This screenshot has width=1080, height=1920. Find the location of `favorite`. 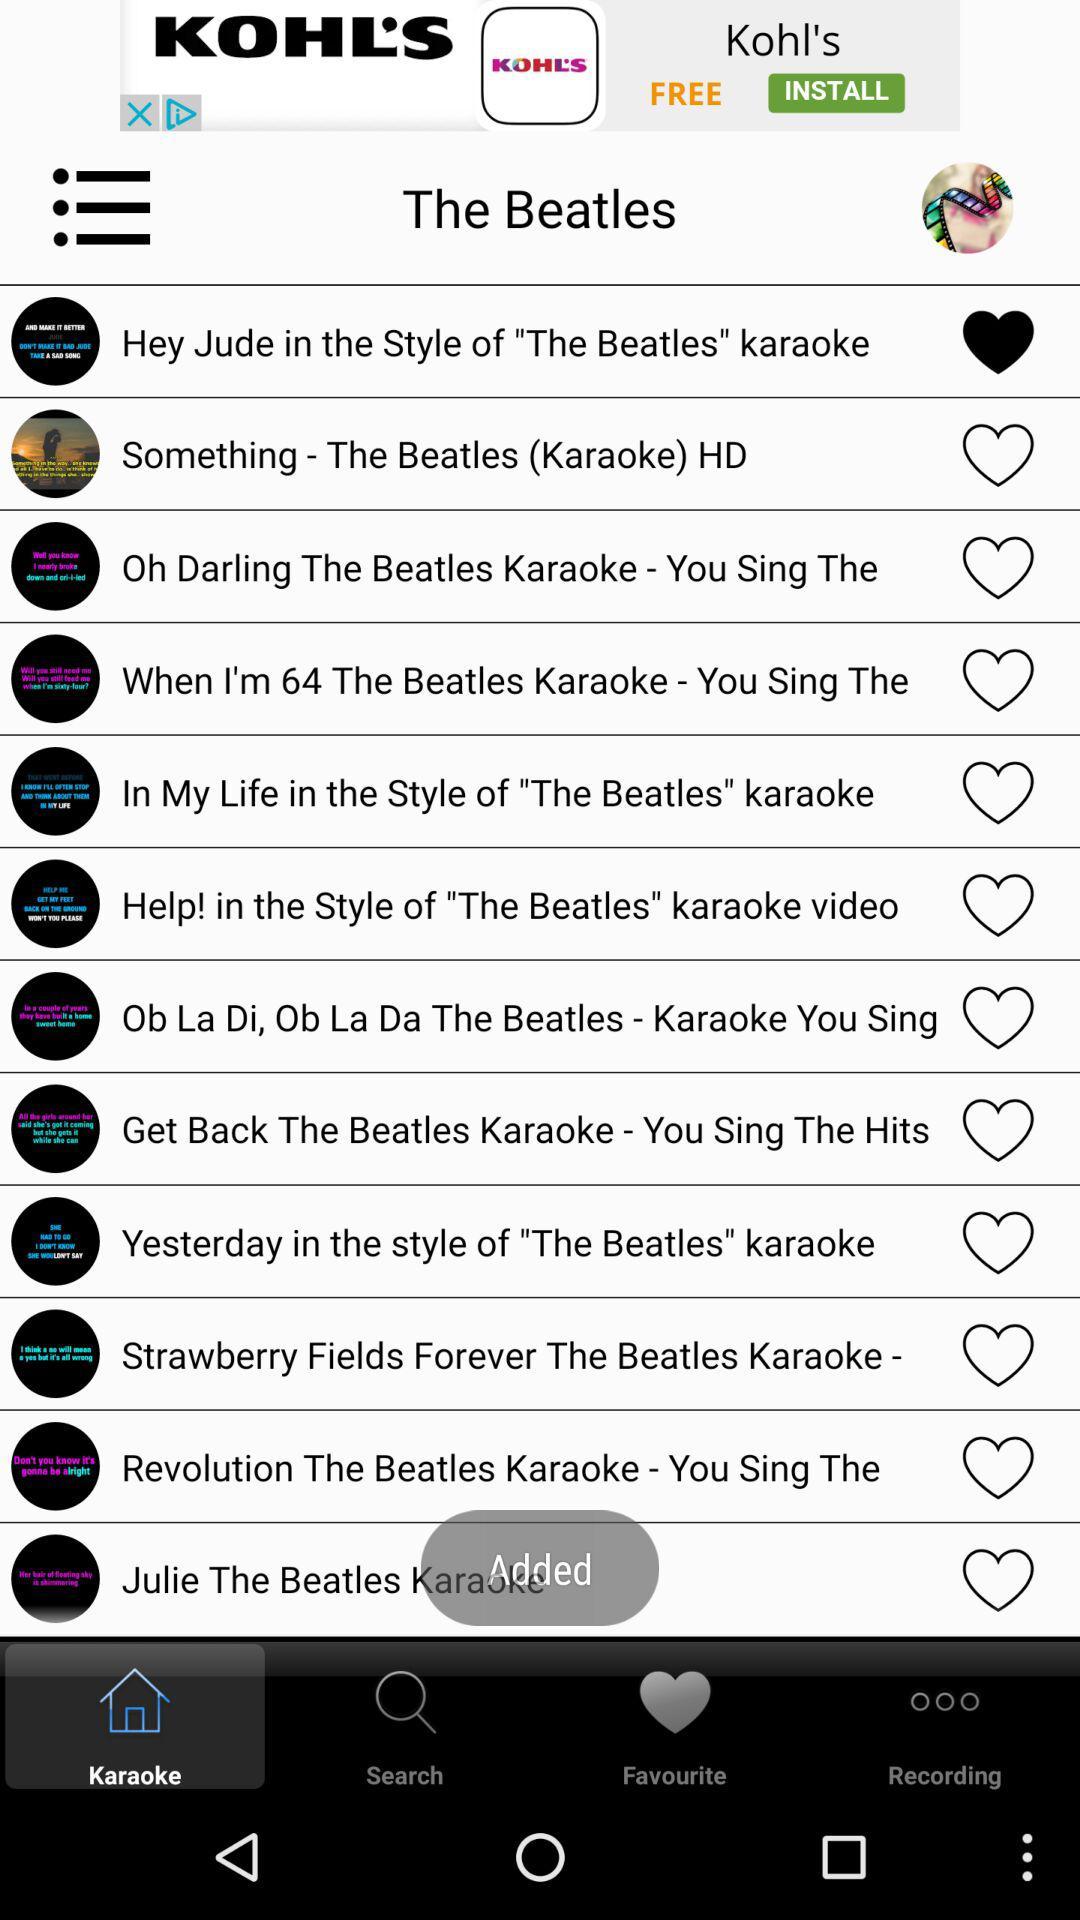

favorite is located at coordinates (998, 1016).